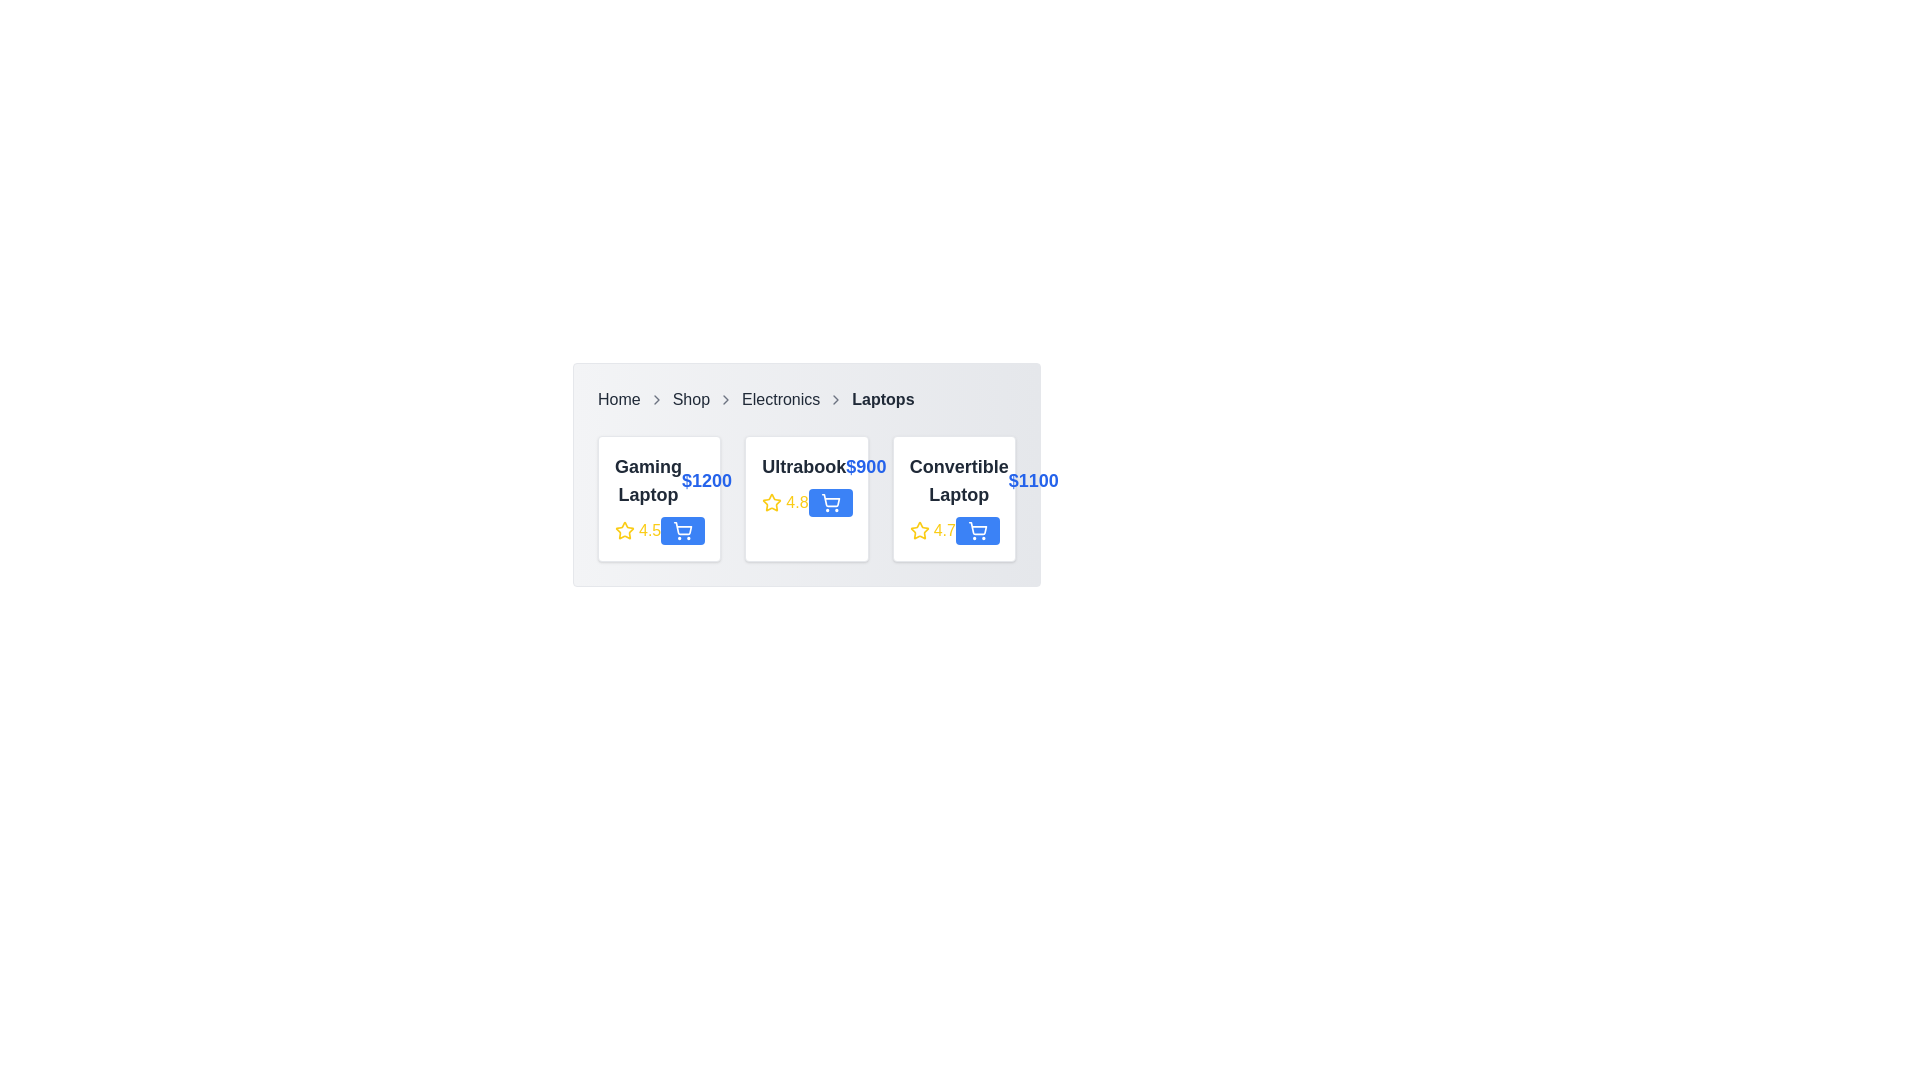 The height and width of the screenshot is (1080, 1920). What do you see at coordinates (953, 530) in the screenshot?
I see `the shopping cart icon in the Composite component for the 'Convertible Laptop'` at bounding box center [953, 530].